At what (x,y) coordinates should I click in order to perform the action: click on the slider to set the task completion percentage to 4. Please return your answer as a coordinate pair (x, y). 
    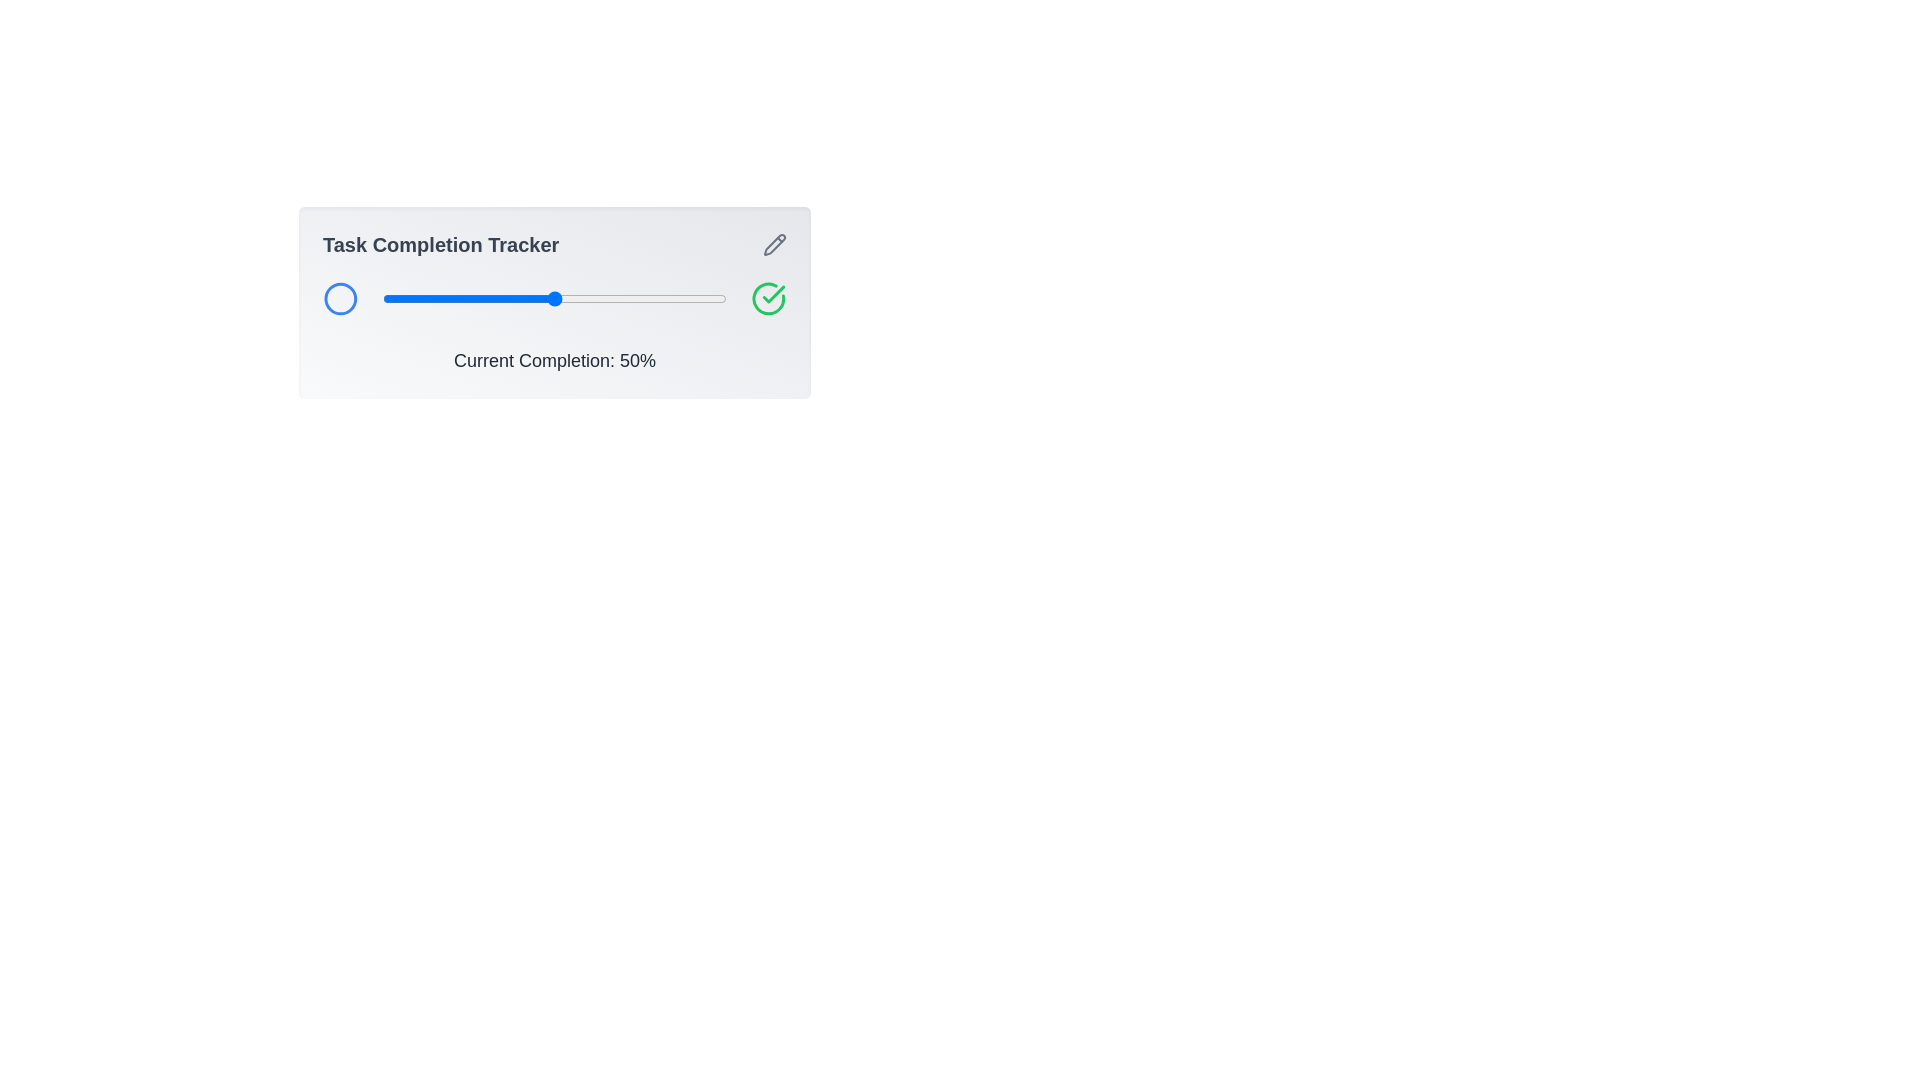
    Looking at the image, I should click on (396, 299).